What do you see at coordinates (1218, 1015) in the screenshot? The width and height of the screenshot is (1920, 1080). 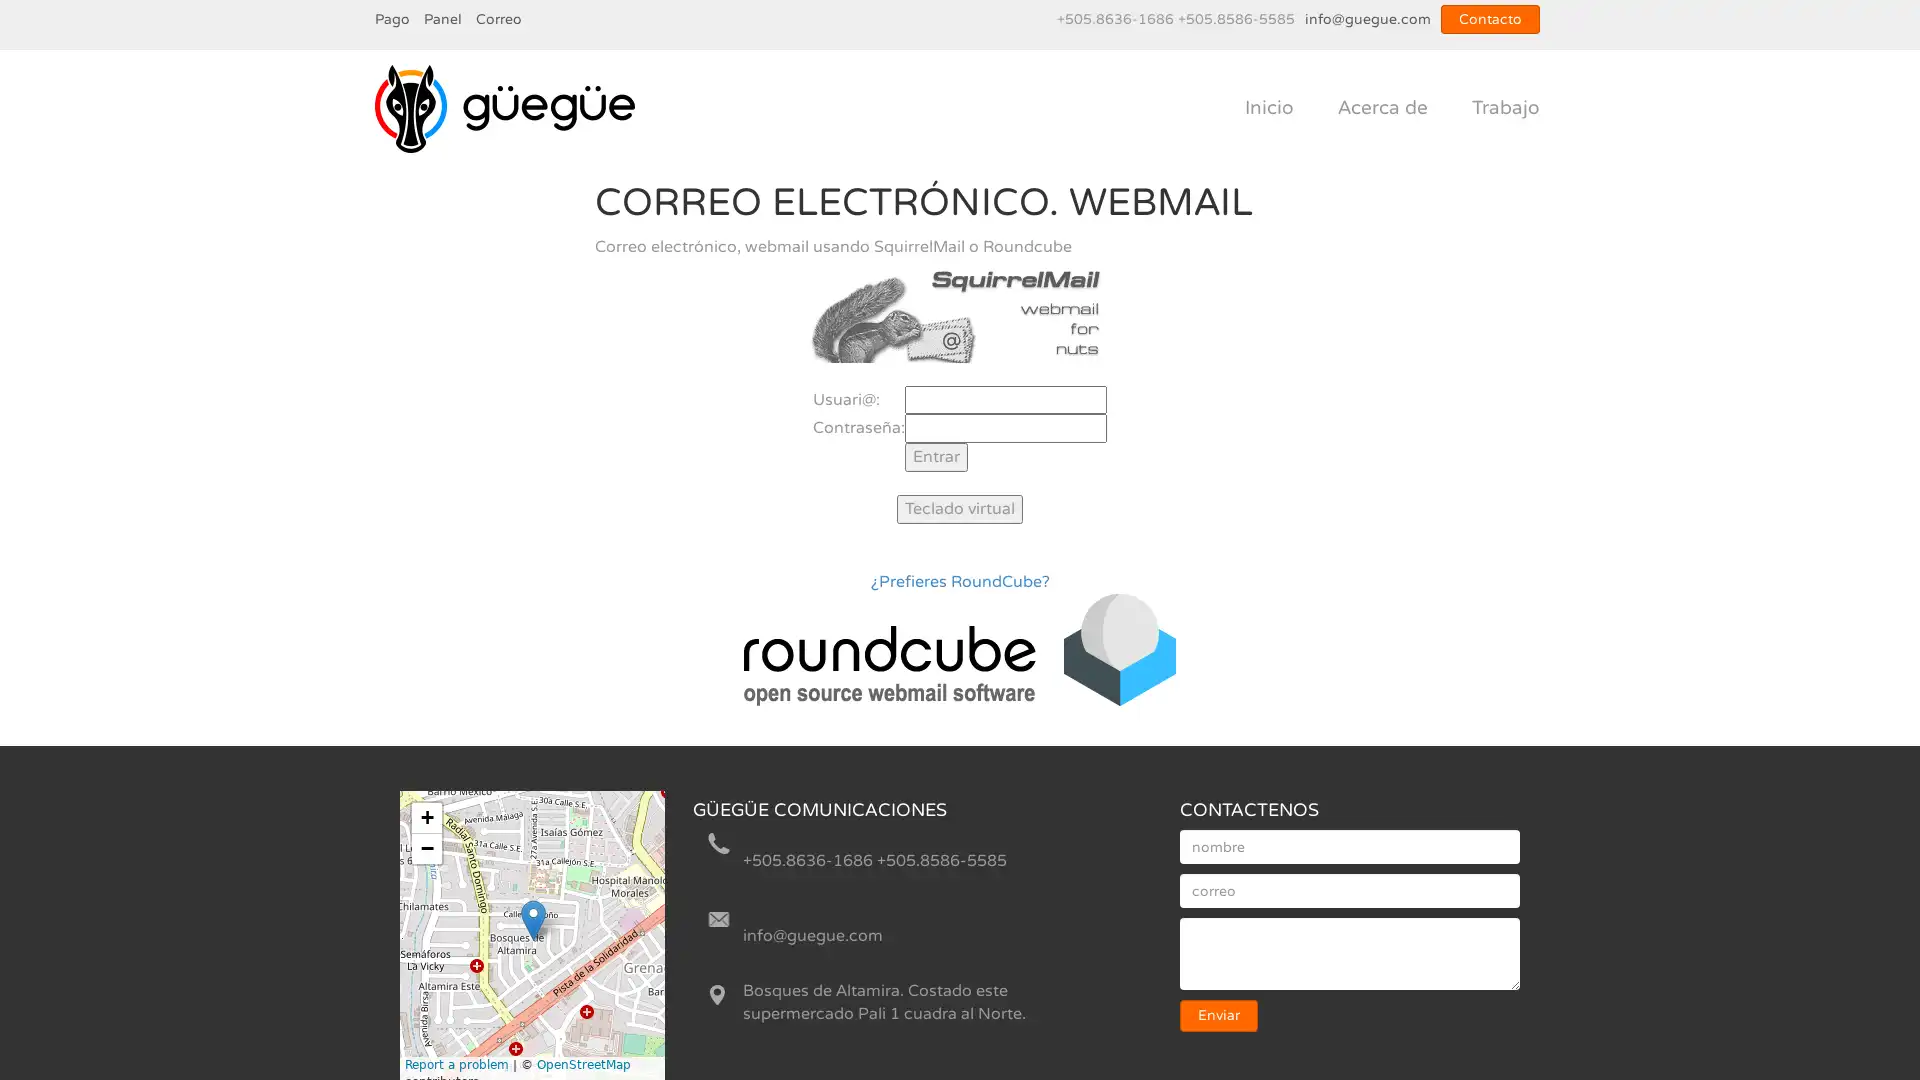 I see `Enviar` at bounding box center [1218, 1015].